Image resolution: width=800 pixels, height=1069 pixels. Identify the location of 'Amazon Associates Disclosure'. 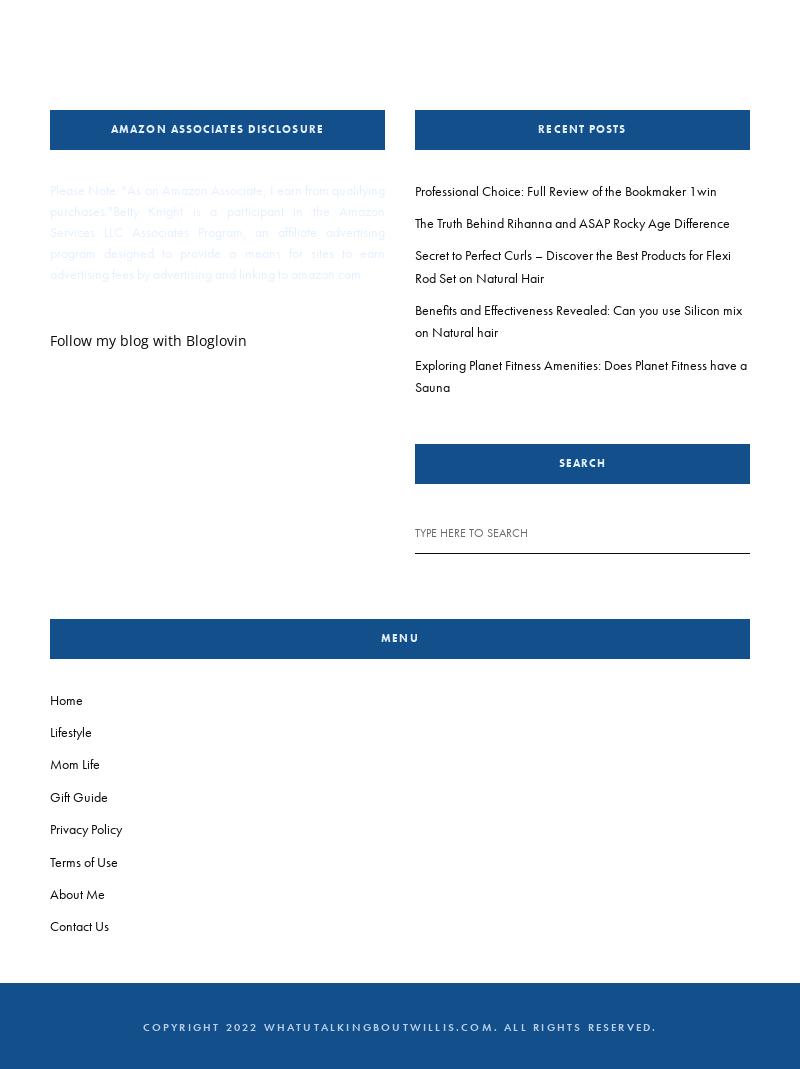
(216, 129).